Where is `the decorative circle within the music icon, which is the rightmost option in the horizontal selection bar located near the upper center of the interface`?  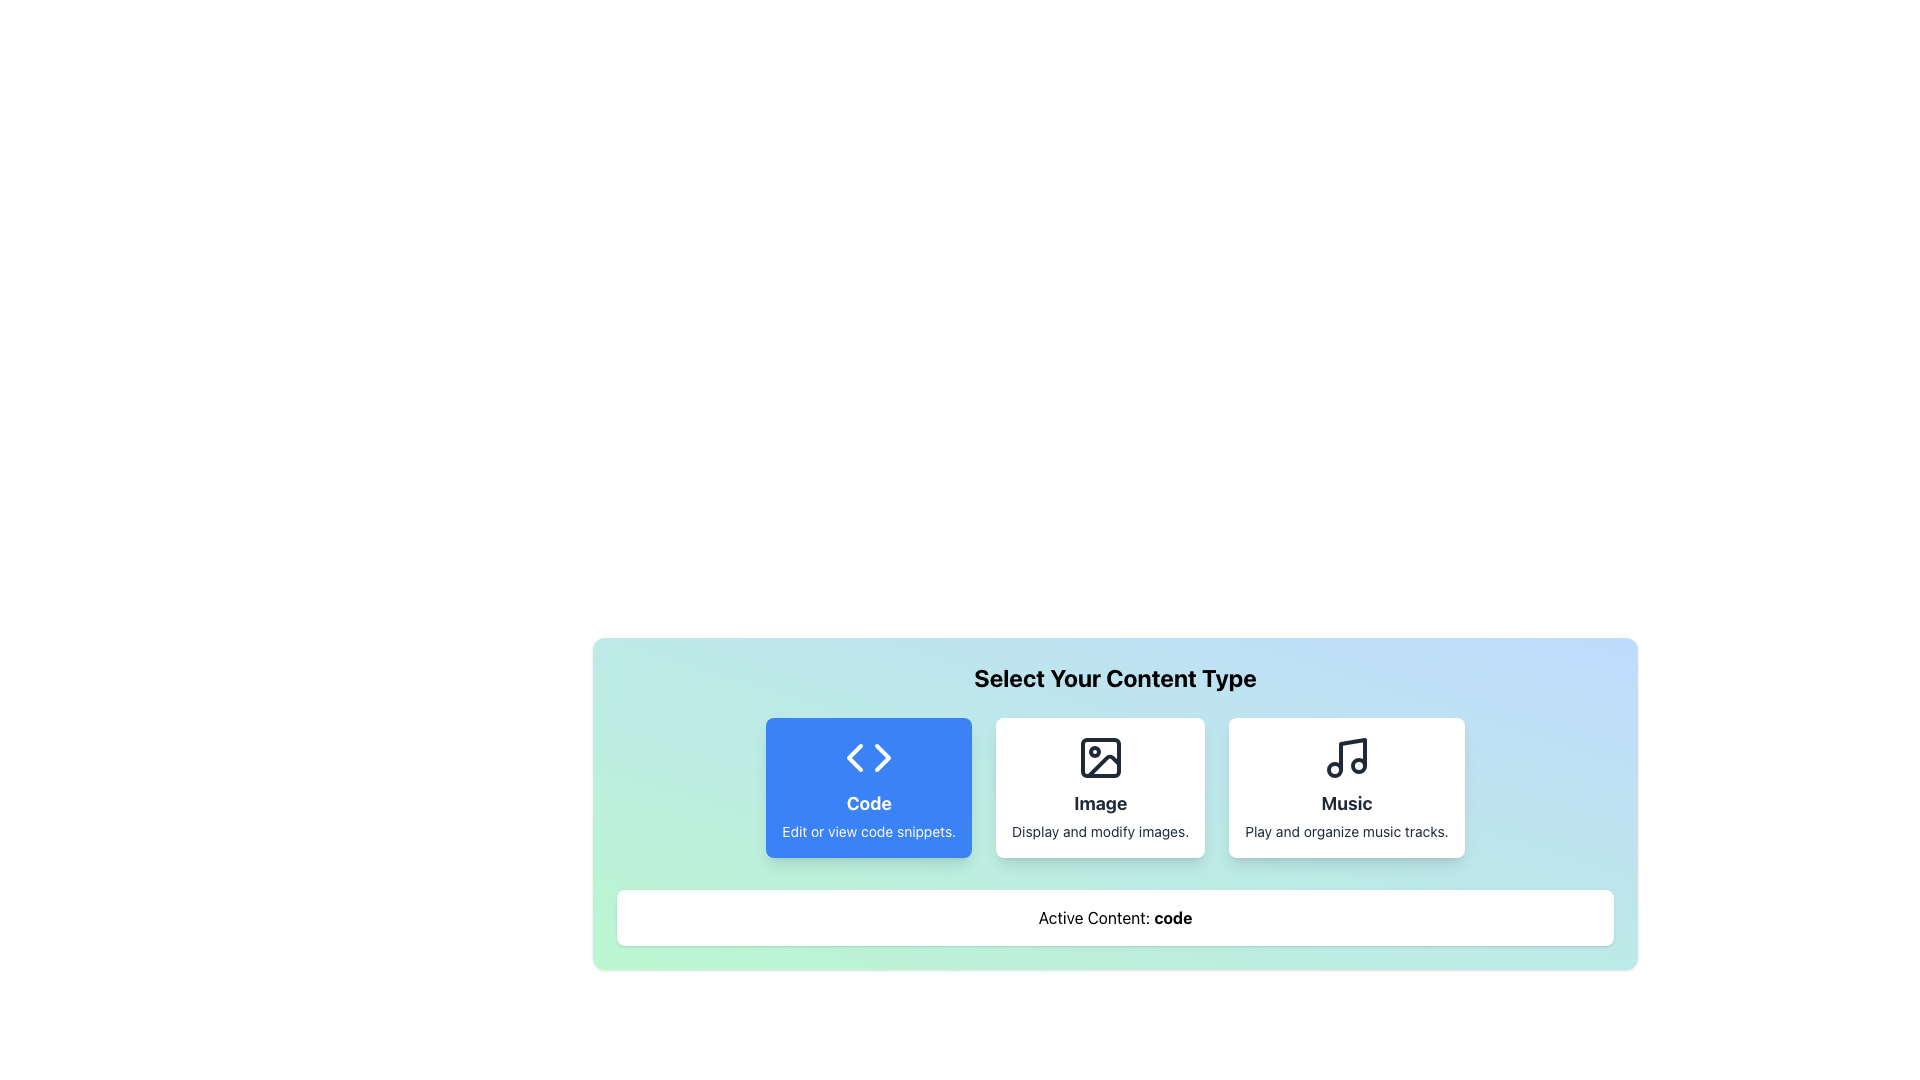
the decorative circle within the music icon, which is the rightmost option in the horizontal selection bar located near the upper center of the interface is located at coordinates (1358, 765).